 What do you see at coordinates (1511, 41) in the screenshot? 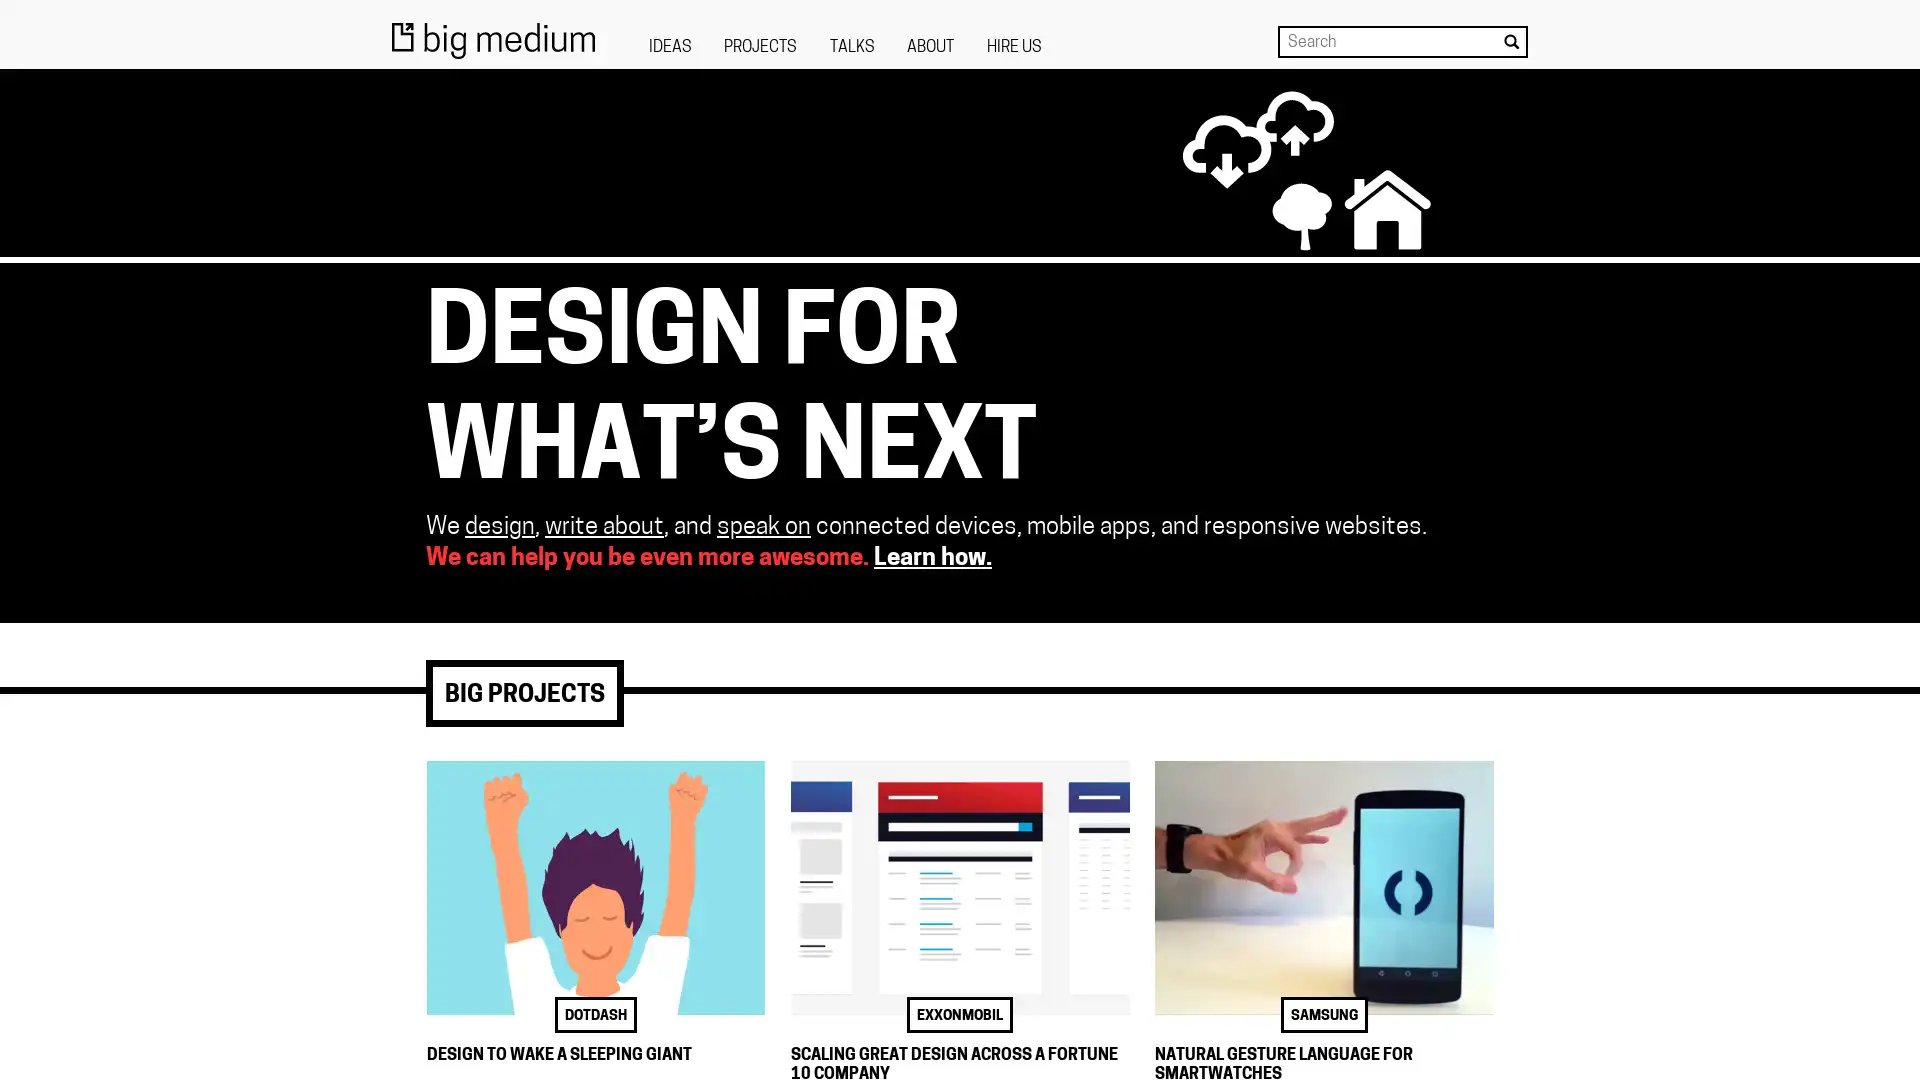
I see `Search` at bounding box center [1511, 41].